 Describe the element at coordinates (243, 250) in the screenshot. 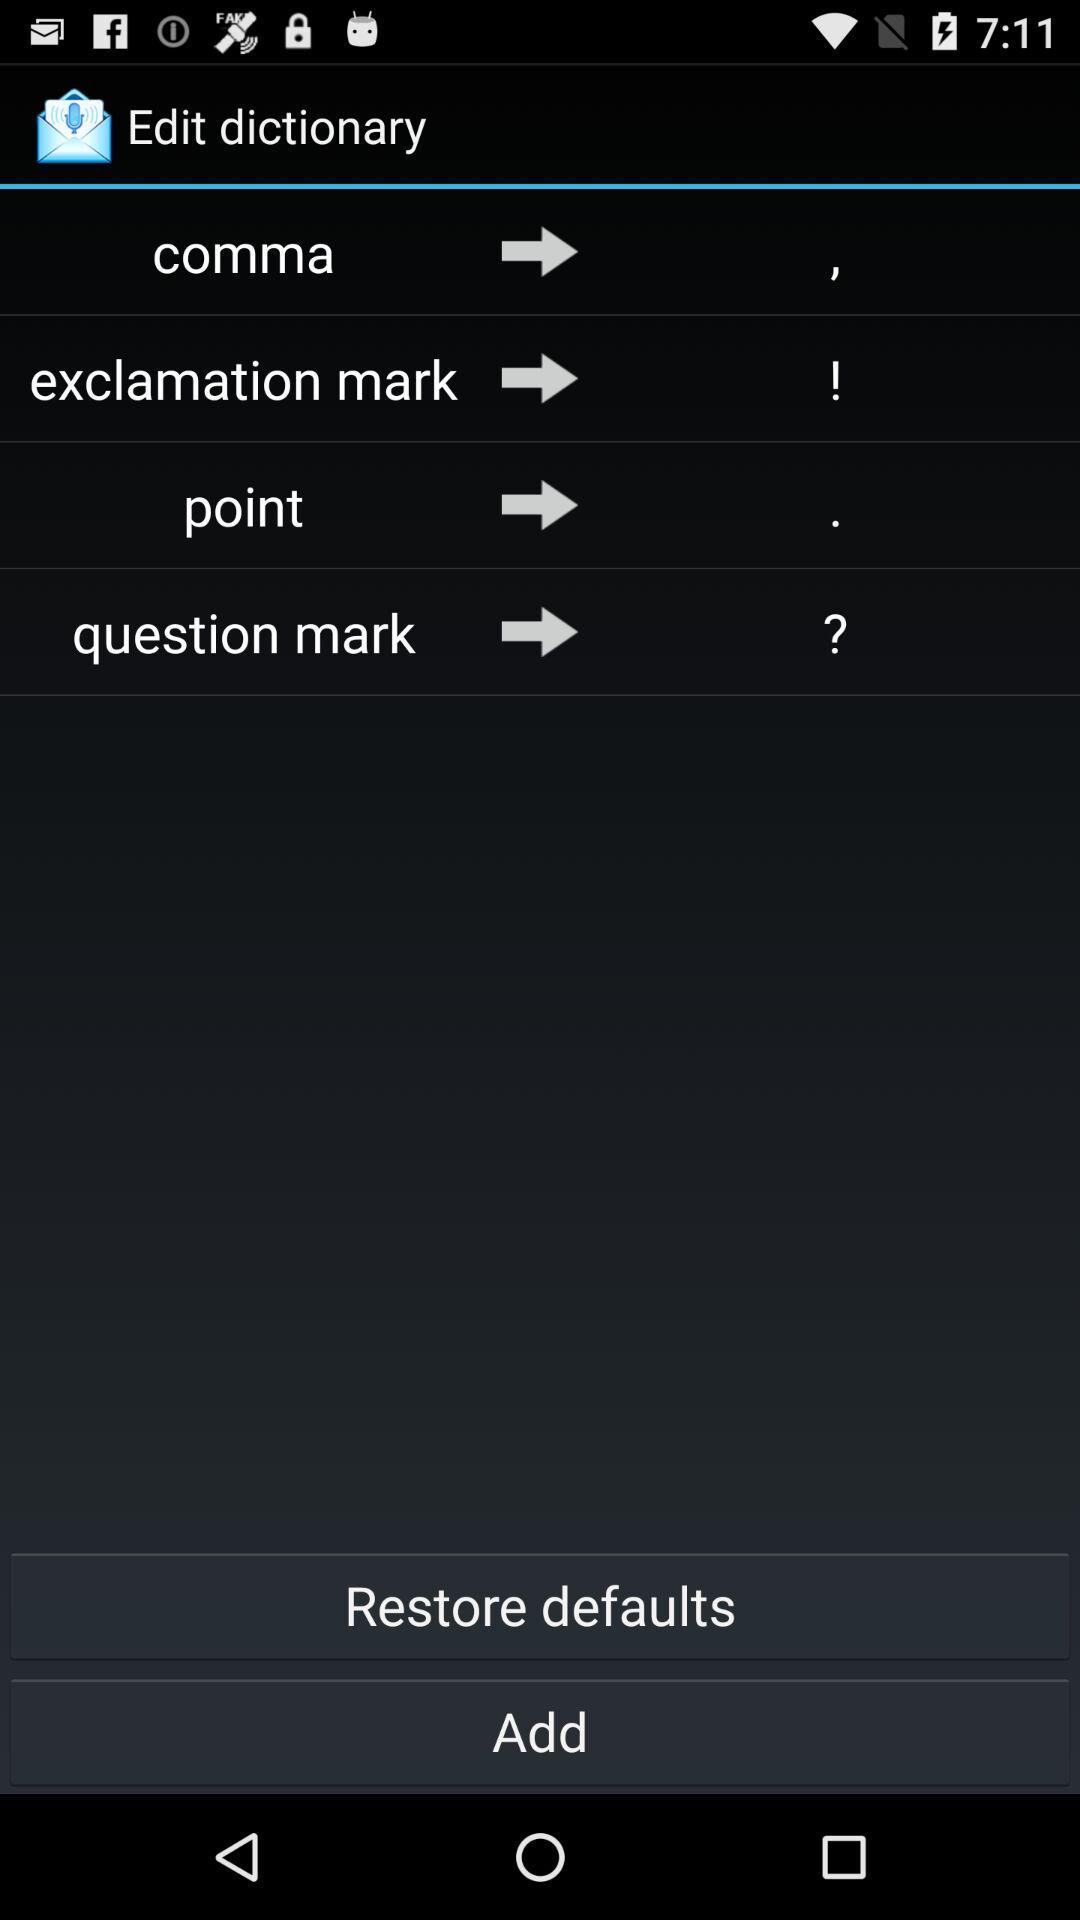

I see `app above the exclamation mark app` at that location.